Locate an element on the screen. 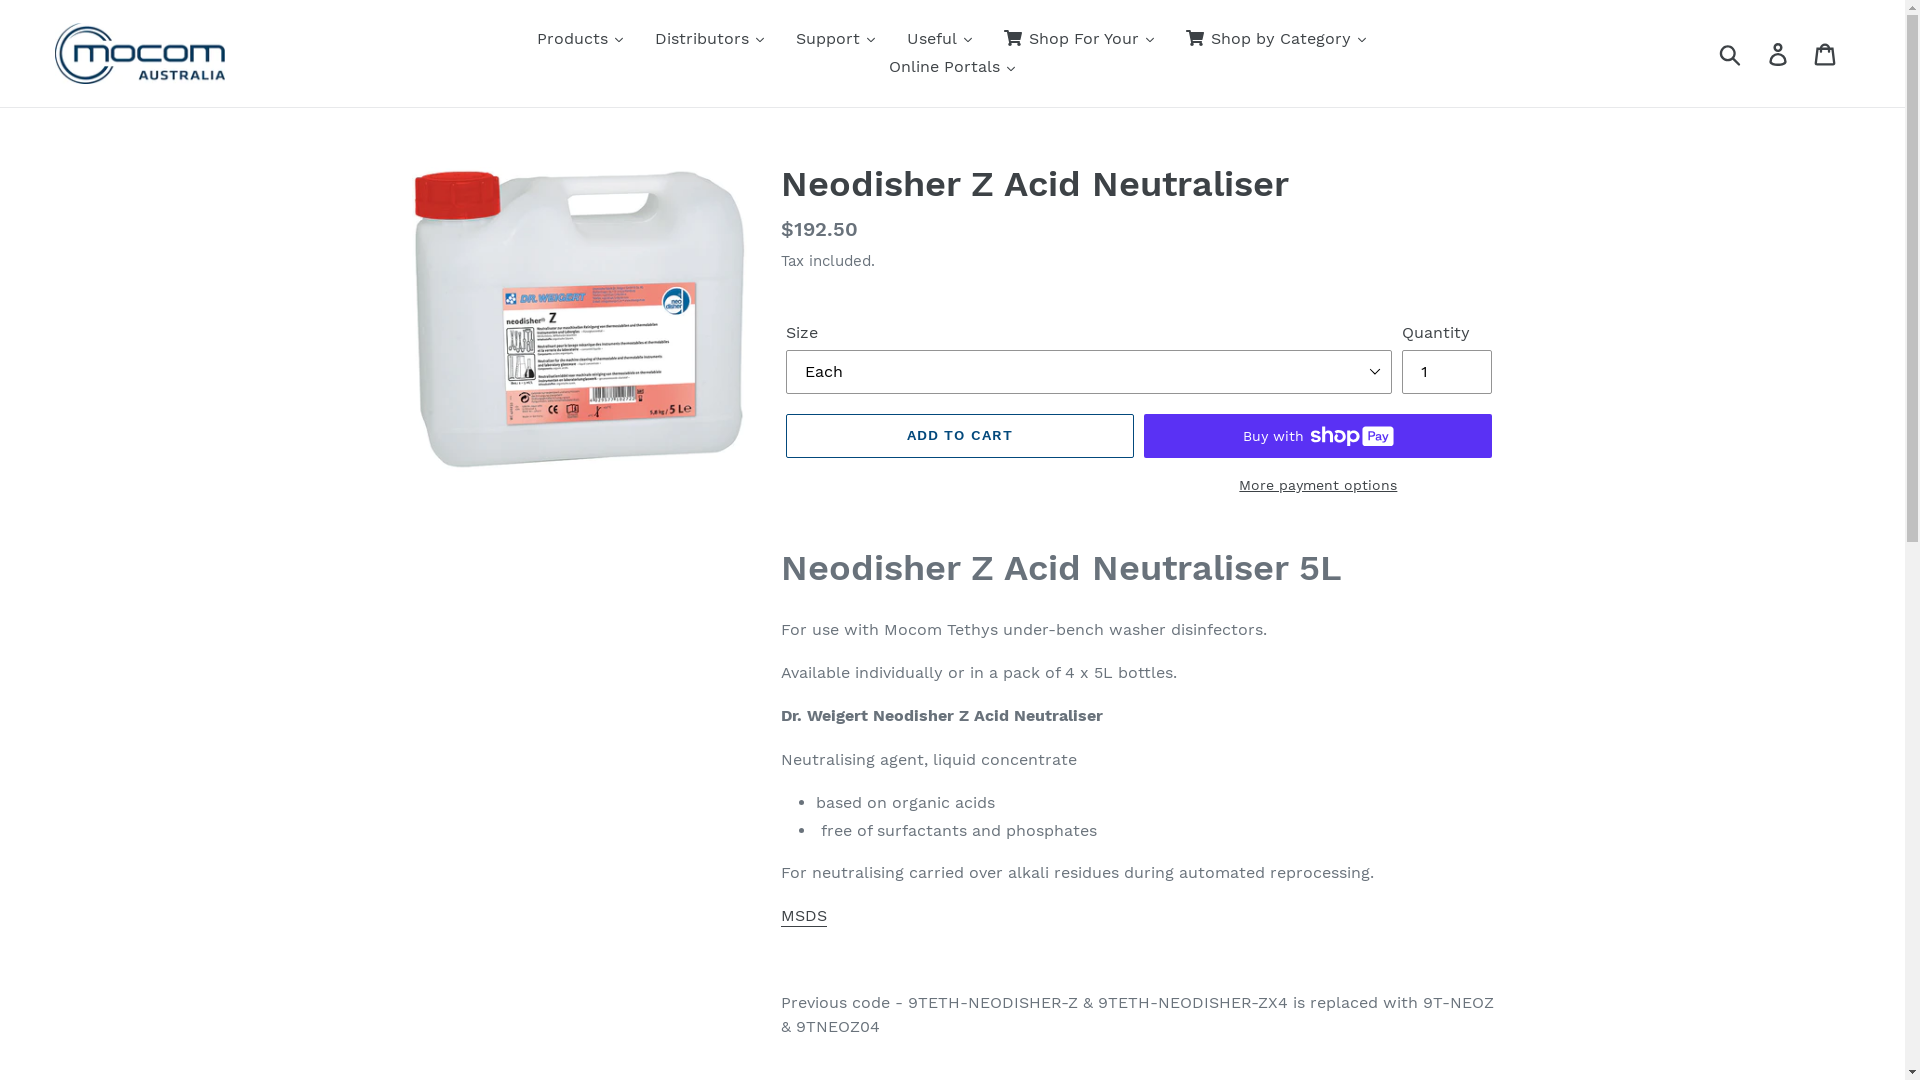  'Submit' is located at coordinates (1730, 52).